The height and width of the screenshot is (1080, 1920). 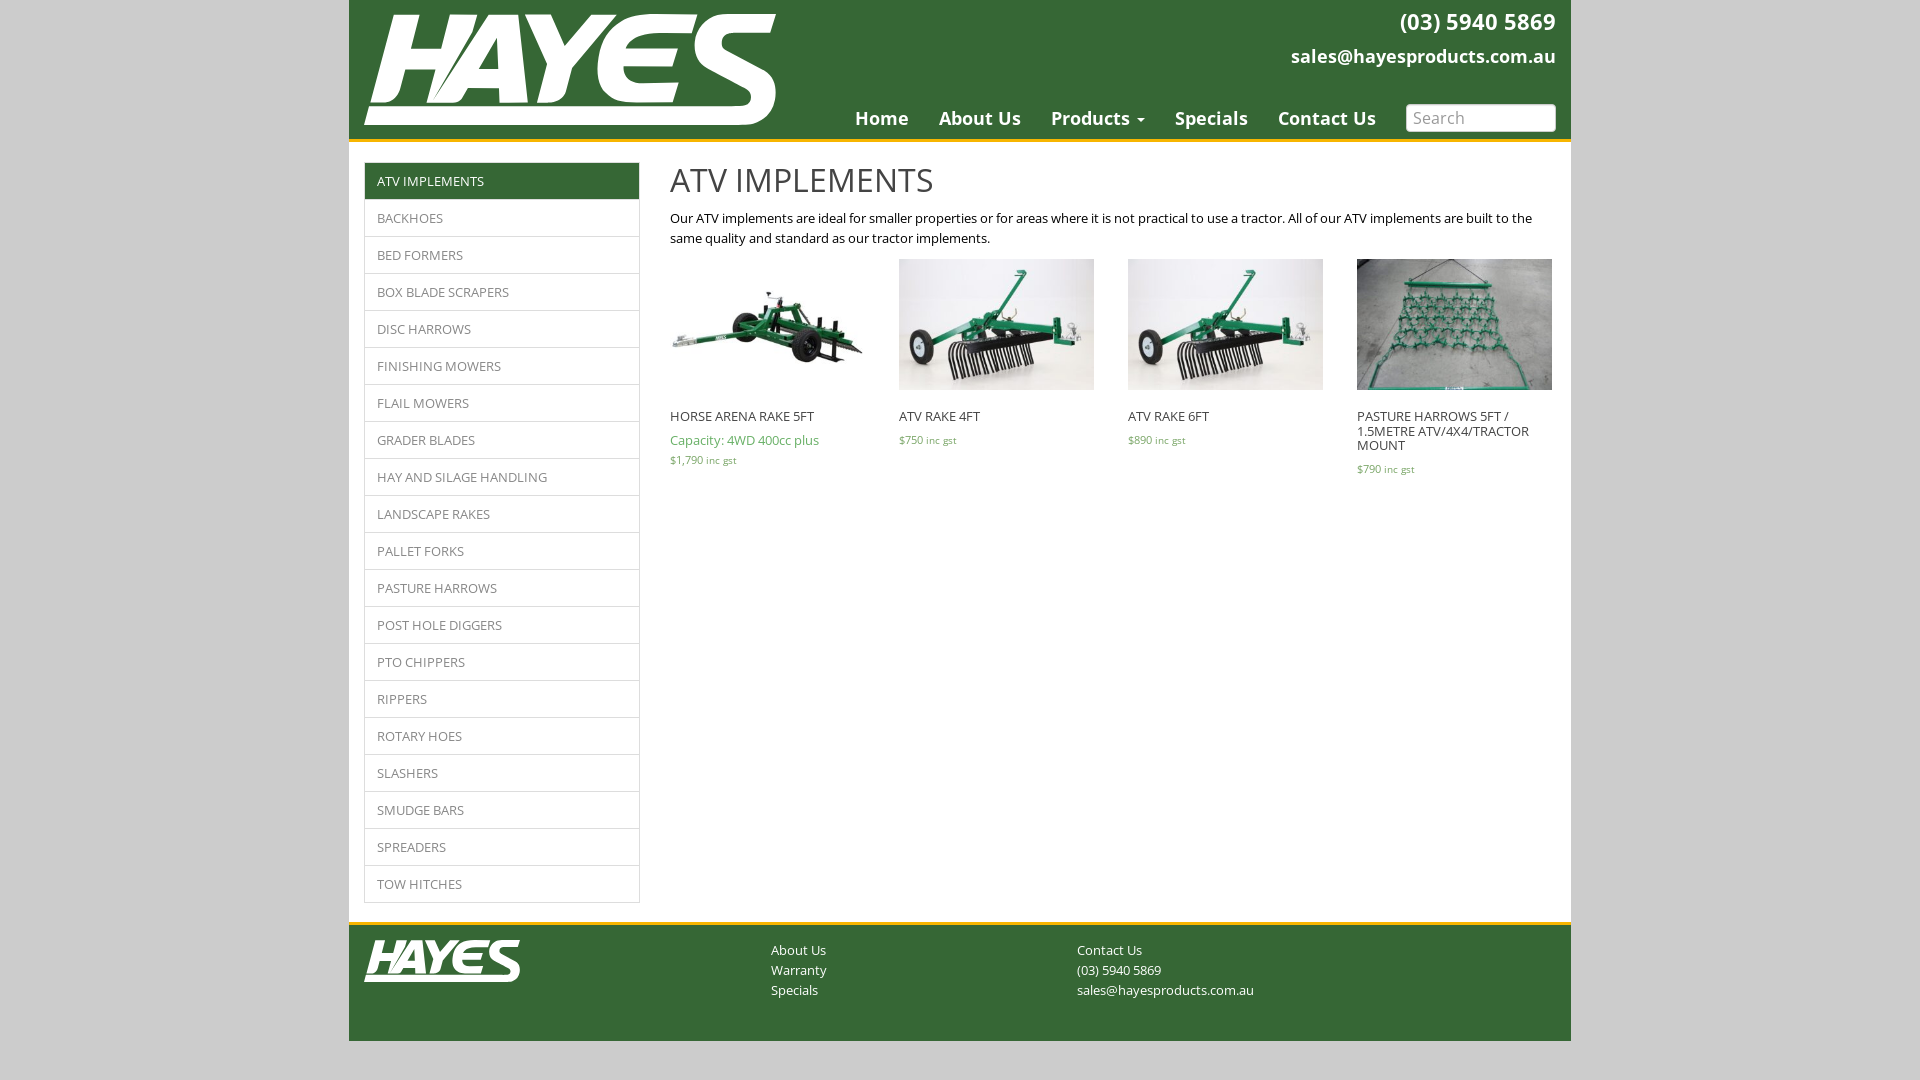 What do you see at coordinates (502, 810) in the screenshot?
I see `'SMUDGE BARS'` at bounding box center [502, 810].